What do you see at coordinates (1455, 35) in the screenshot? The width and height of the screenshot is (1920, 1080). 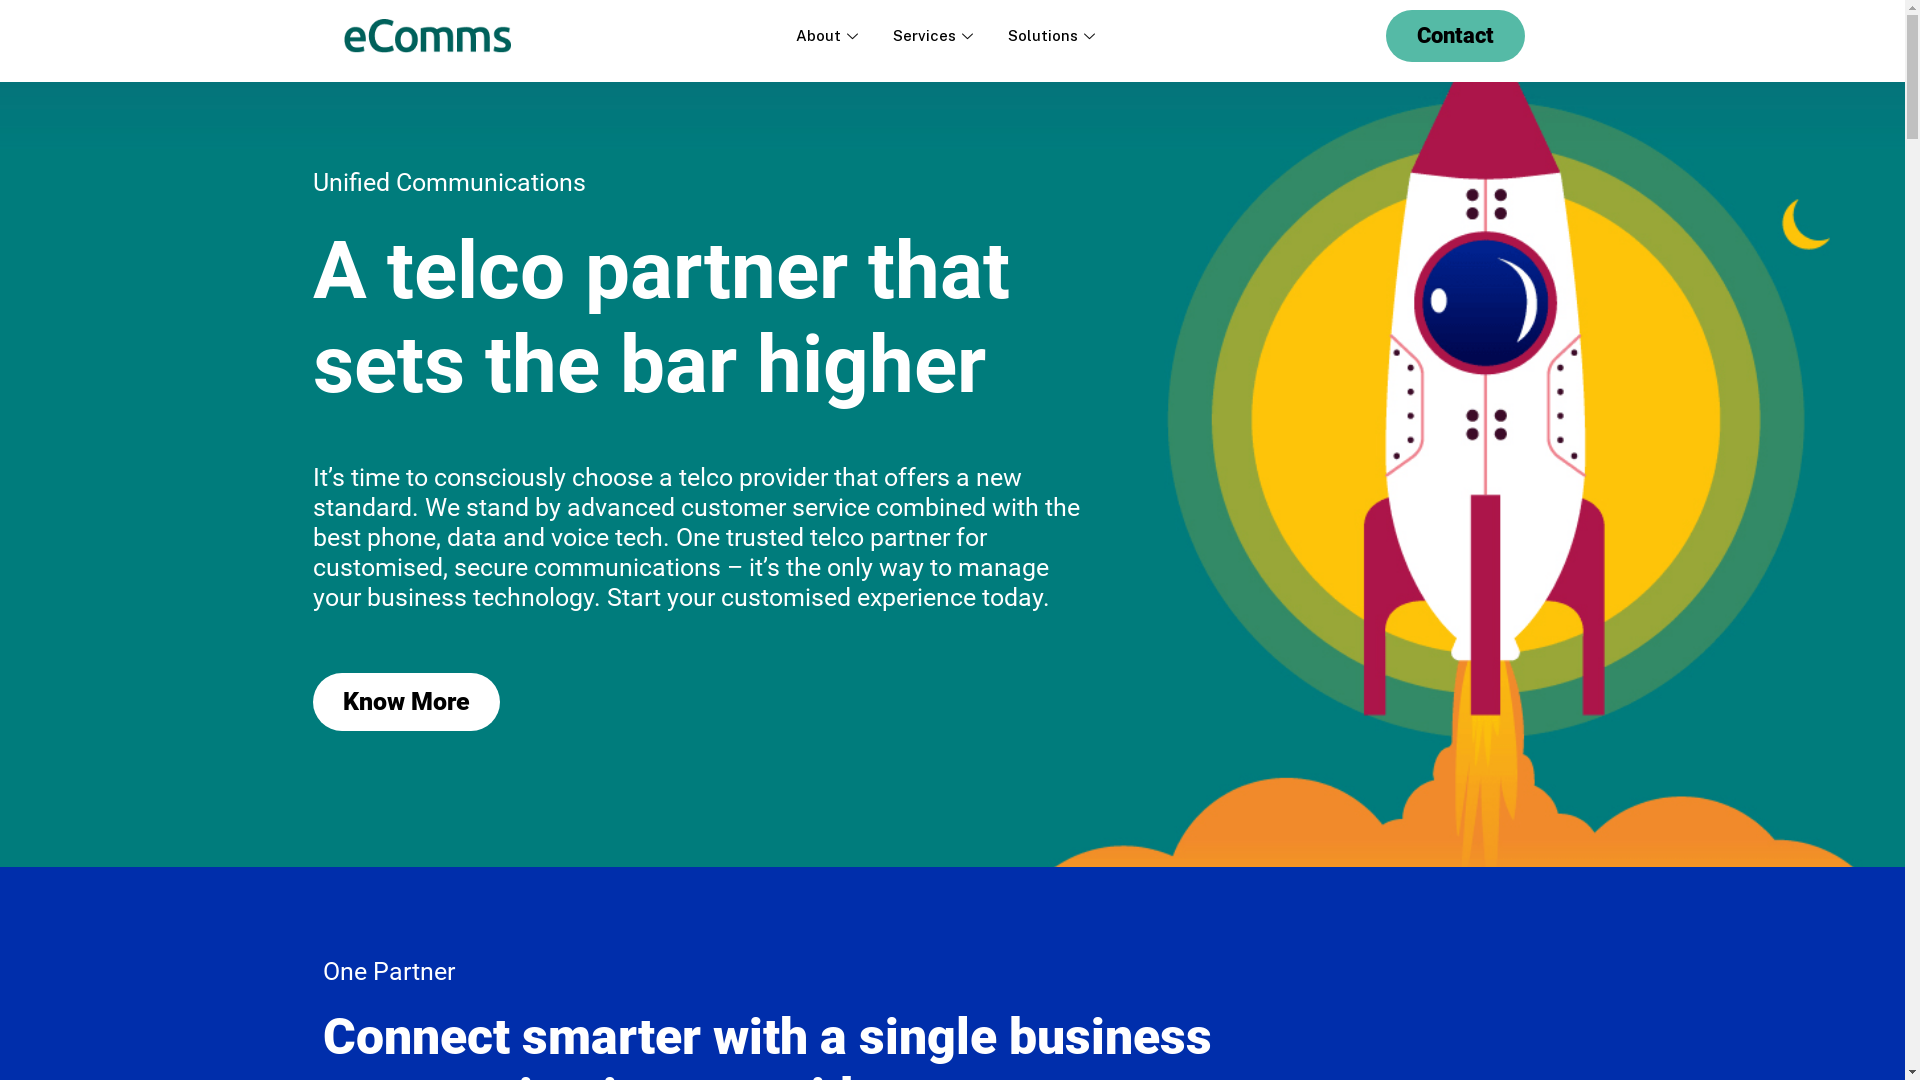 I see `'Contact'` at bounding box center [1455, 35].